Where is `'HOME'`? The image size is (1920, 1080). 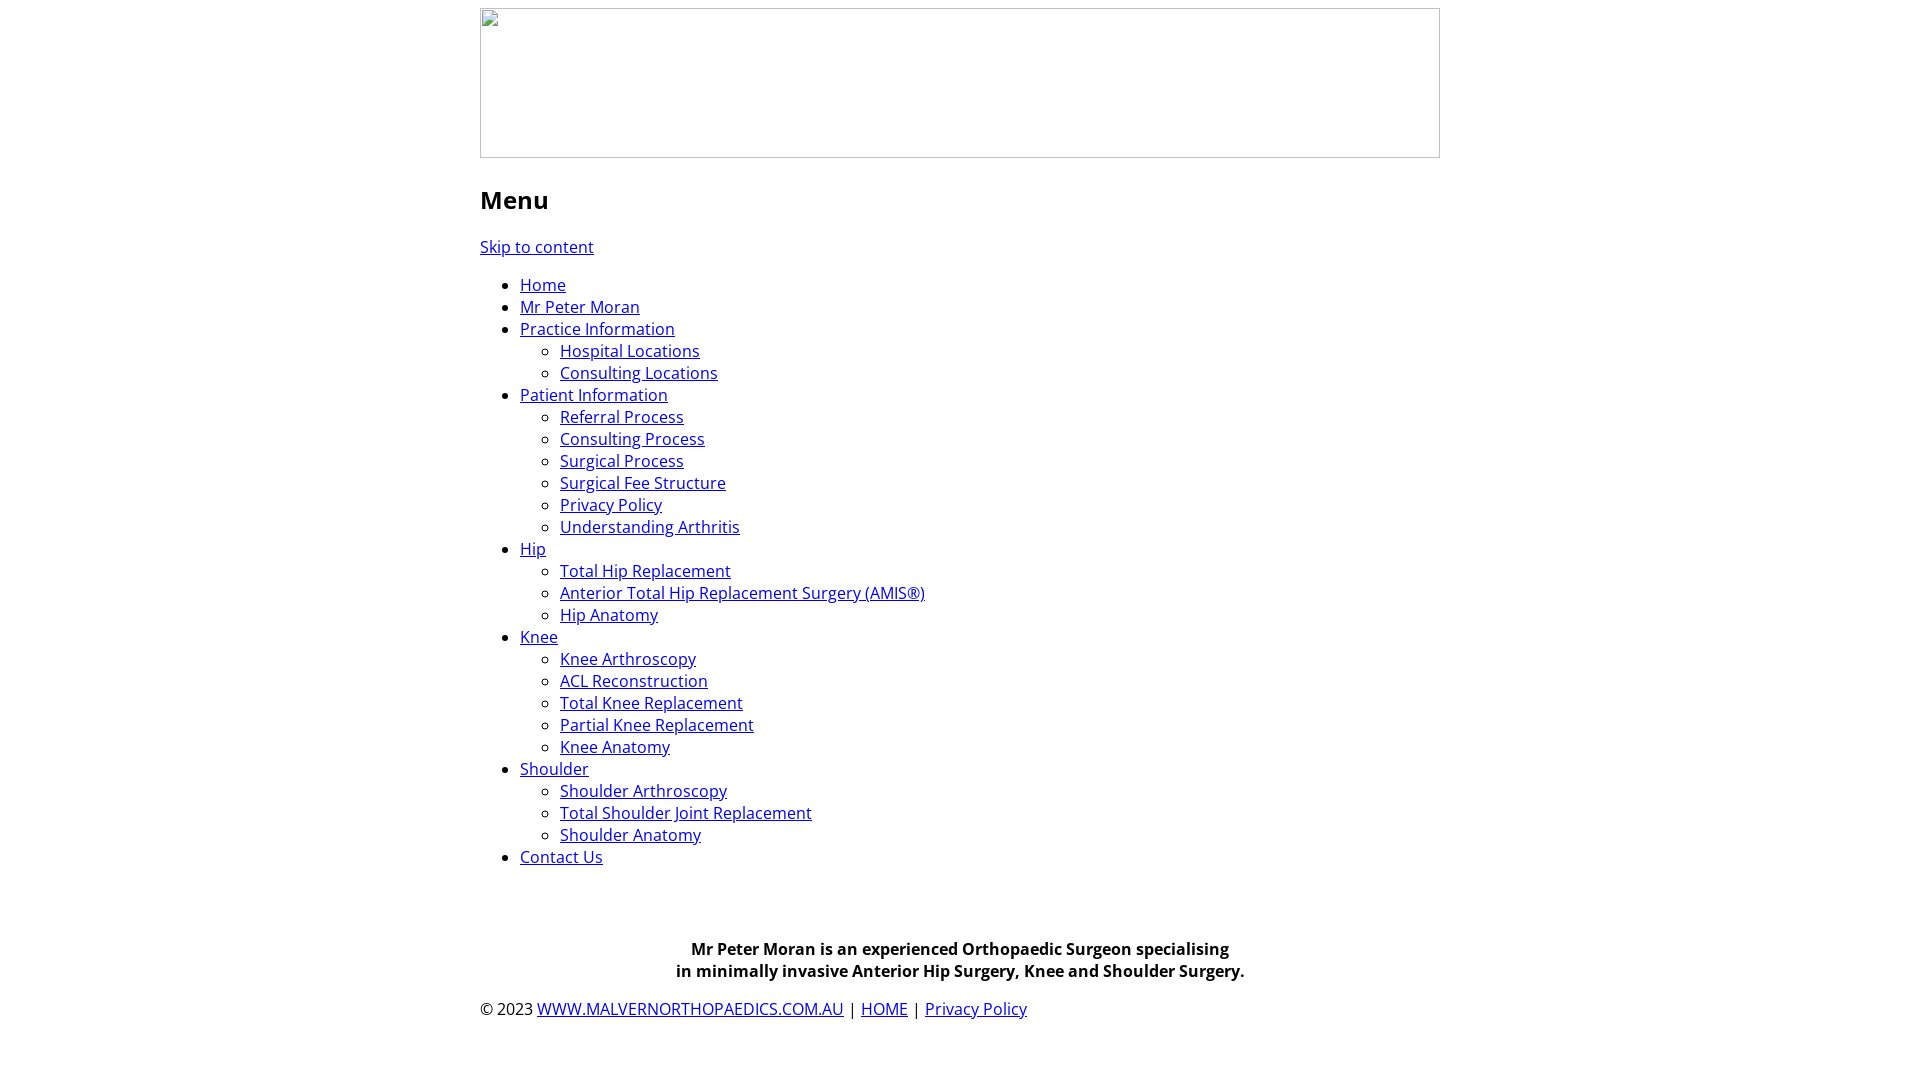
'HOME' is located at coordinates (883, 1009).